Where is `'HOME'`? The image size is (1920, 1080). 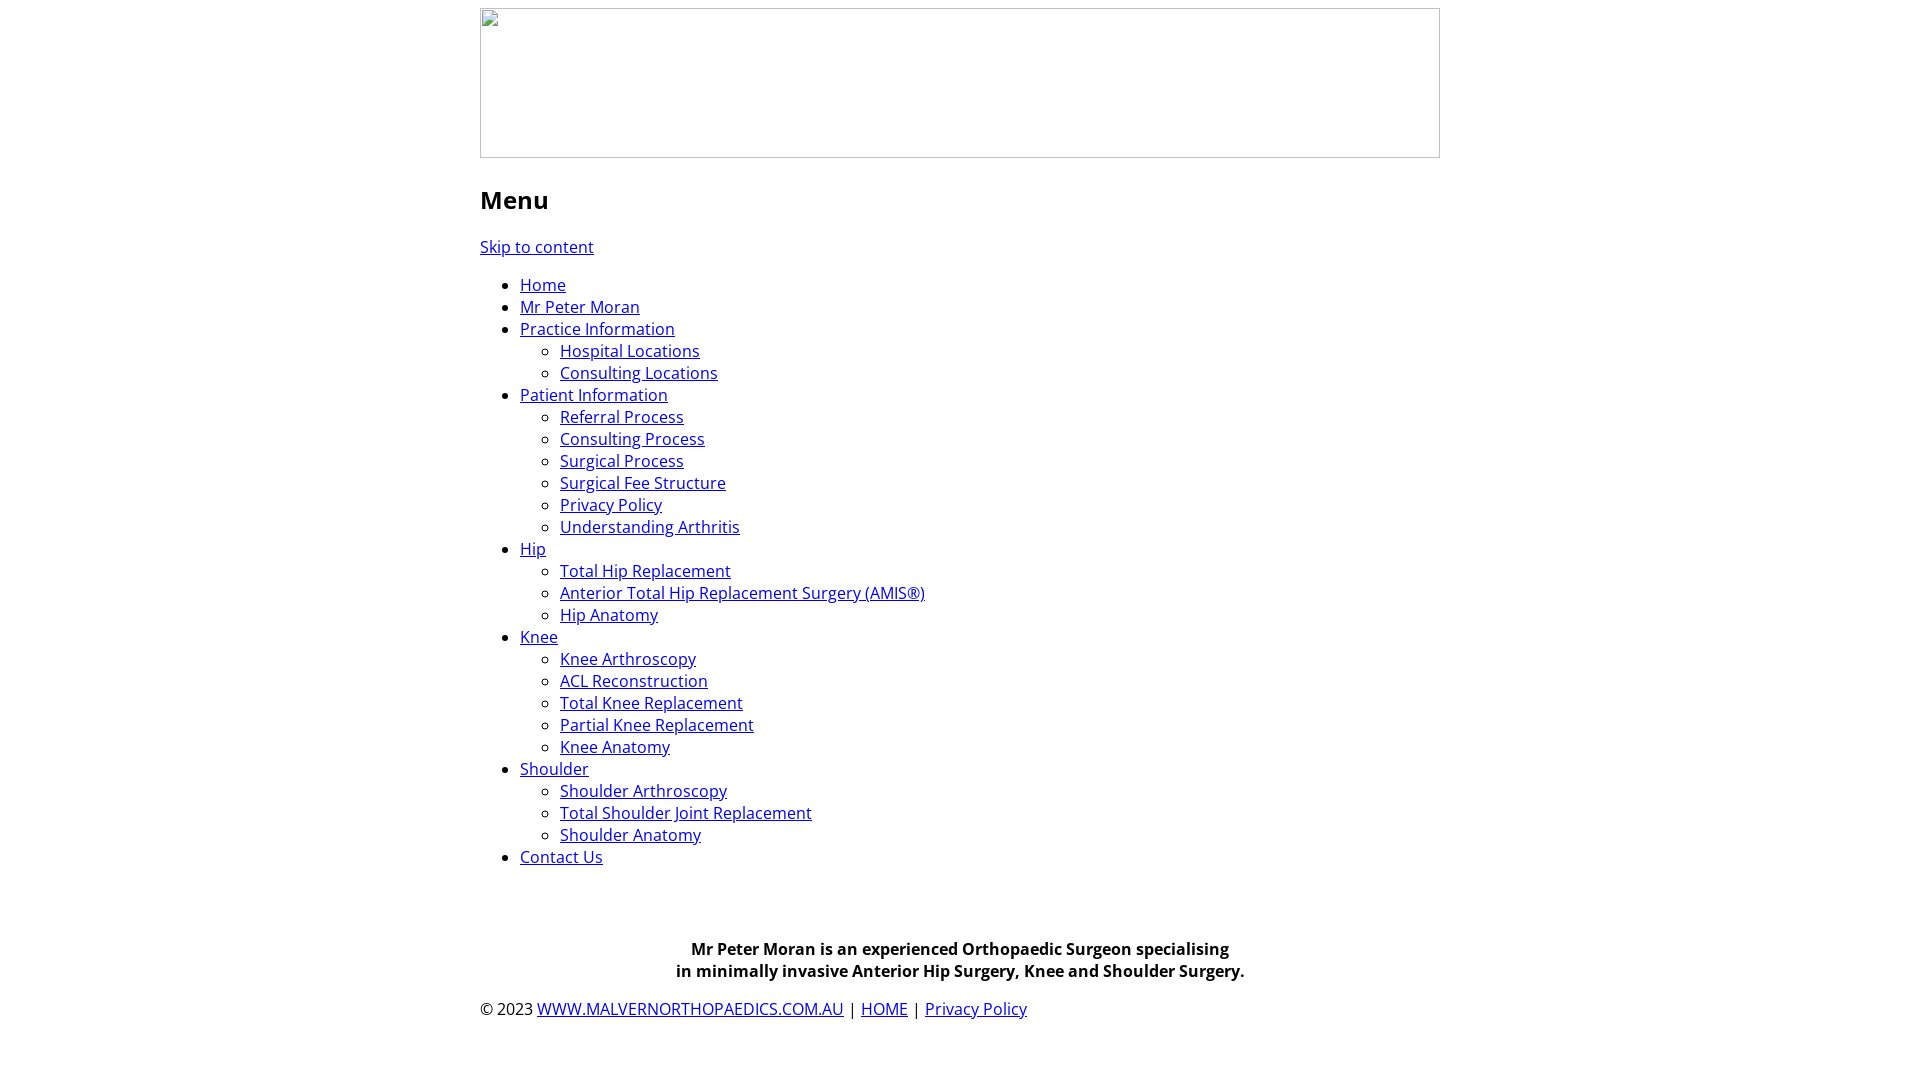
'HOME' is located at coordinates (883, 1009).